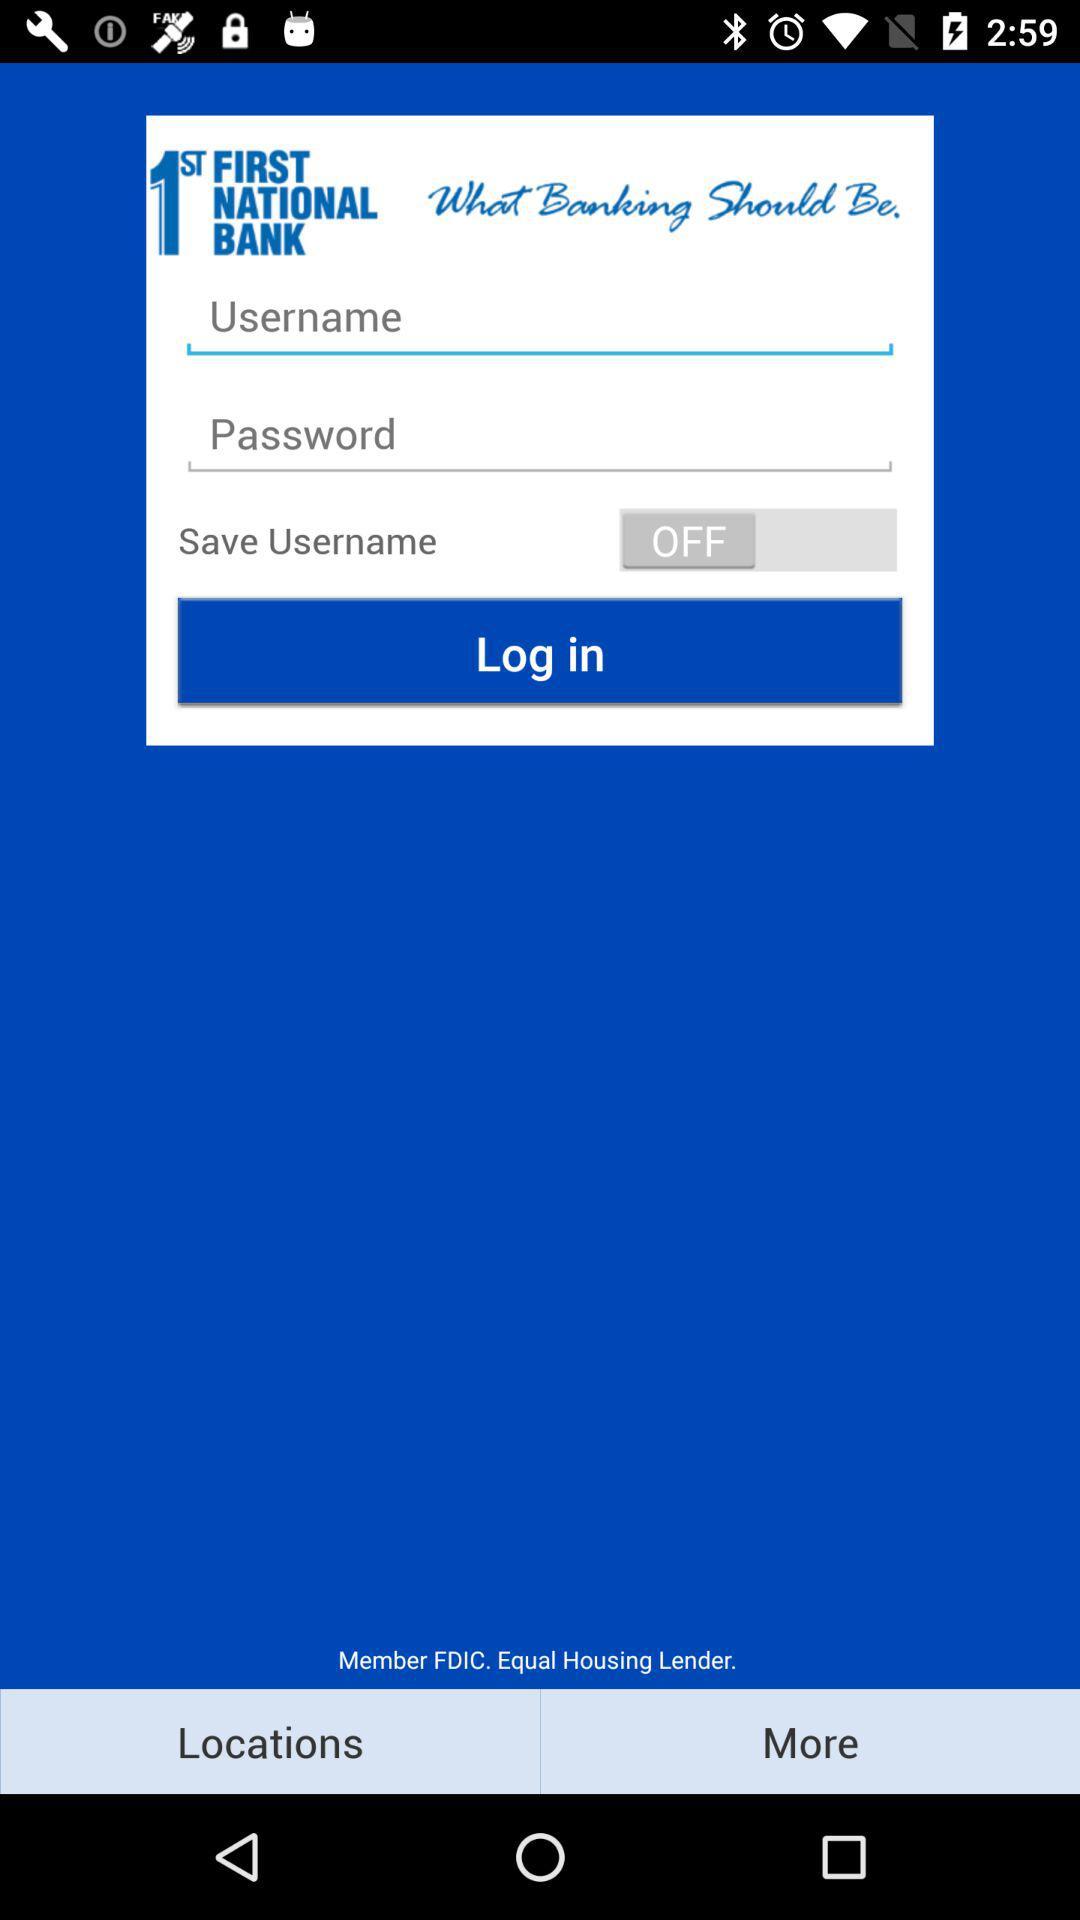  What do you see at coordinates (810, 1740) in the screenshot?
I see `the icon to the right of locations item` at bounding box center [810, 1740].